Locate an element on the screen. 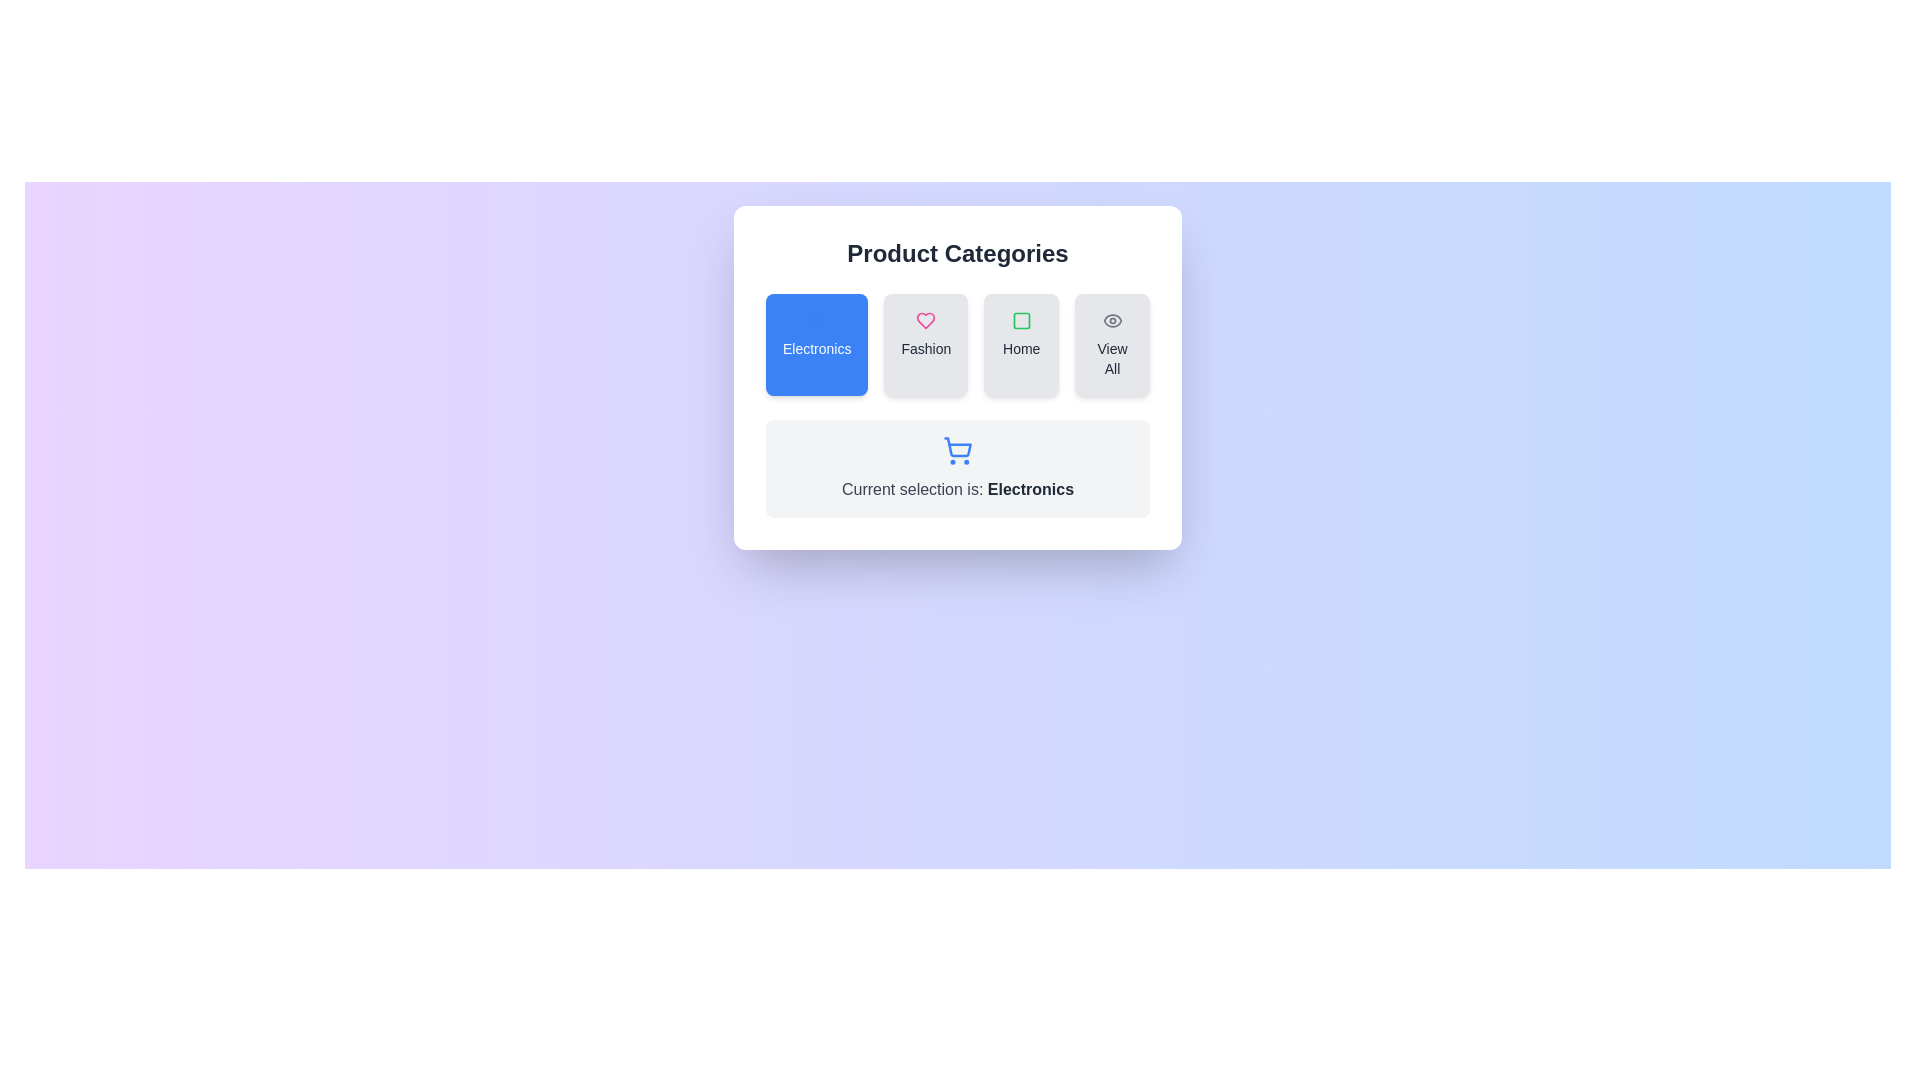 The width and height of the screenshot is (1920, 1080). the small green-outlined square icon with a light-gray background located within the gray card labeled 'Home' in the 'Product Categories' section is located at coordinates (1021, 319).